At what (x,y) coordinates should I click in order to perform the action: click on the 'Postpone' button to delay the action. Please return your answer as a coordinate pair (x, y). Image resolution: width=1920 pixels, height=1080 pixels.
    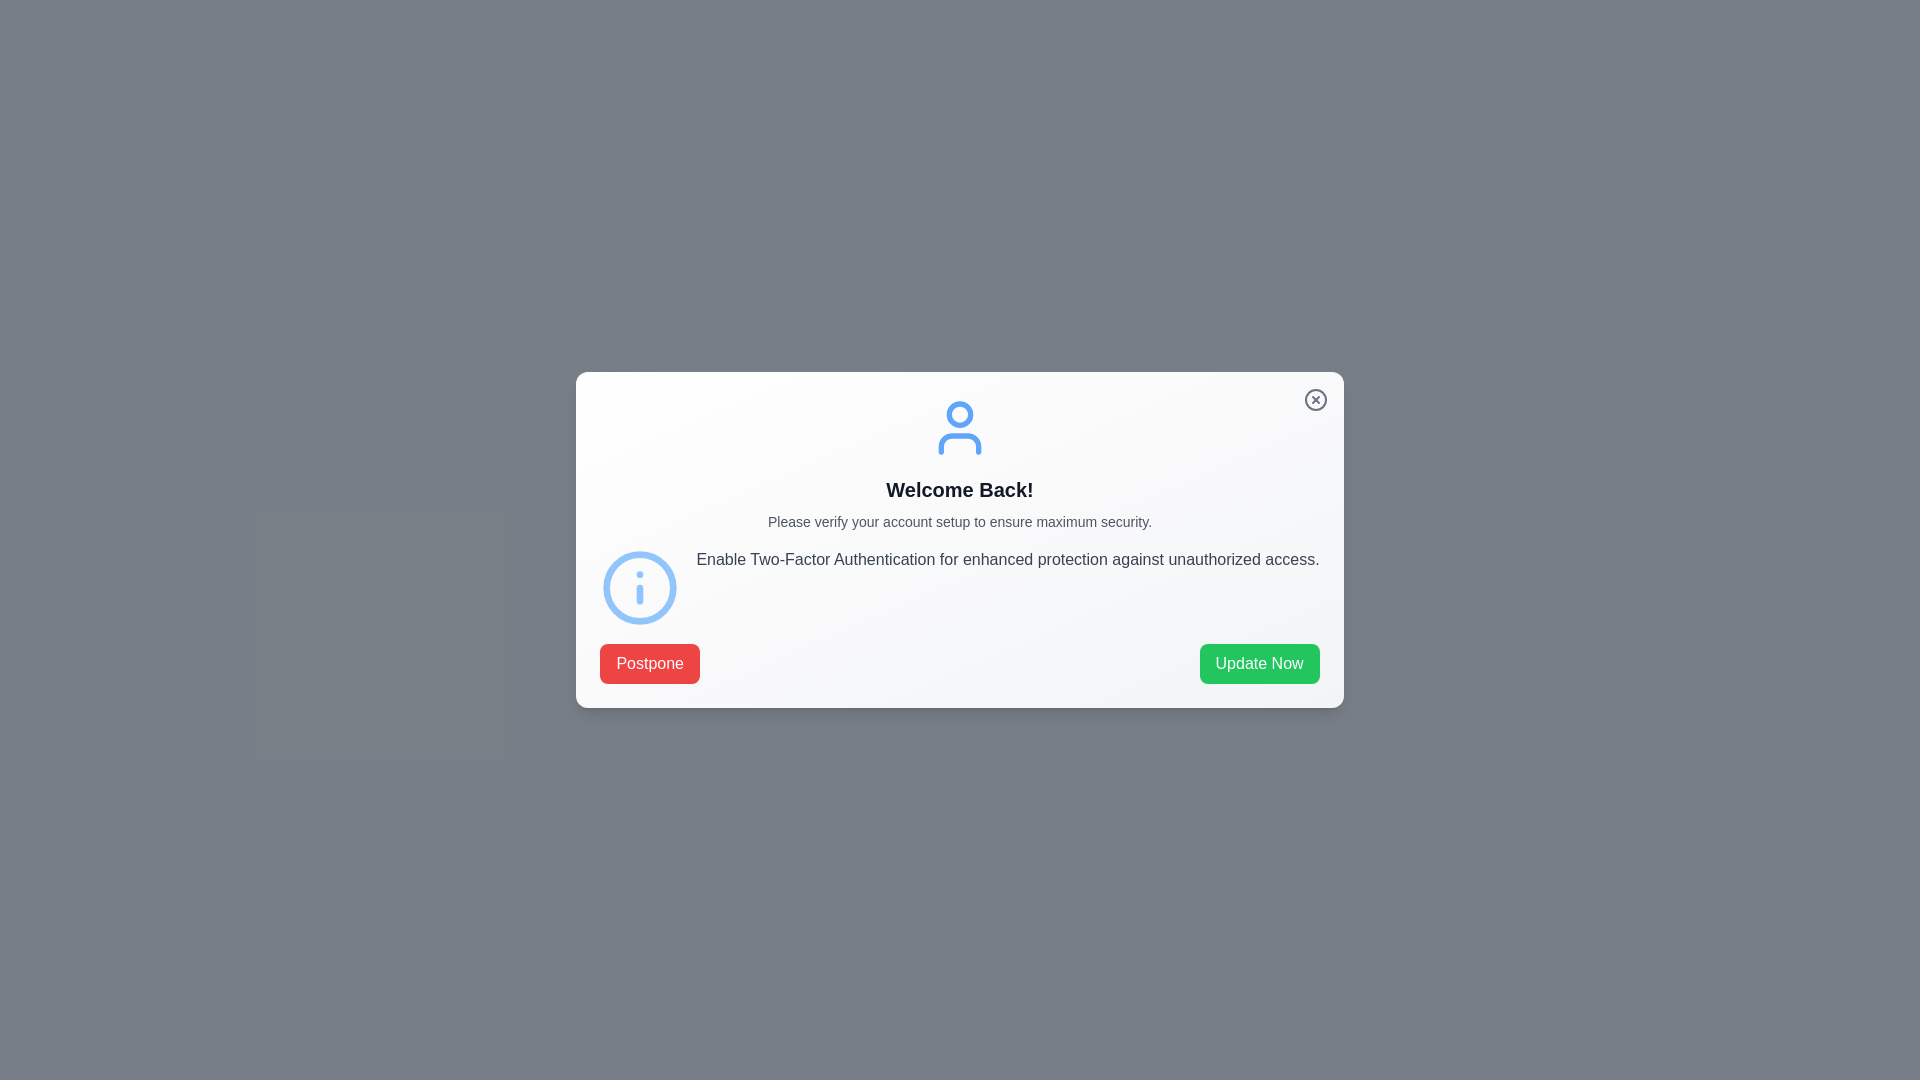
    Looking at the image, I should click on (650, 663).